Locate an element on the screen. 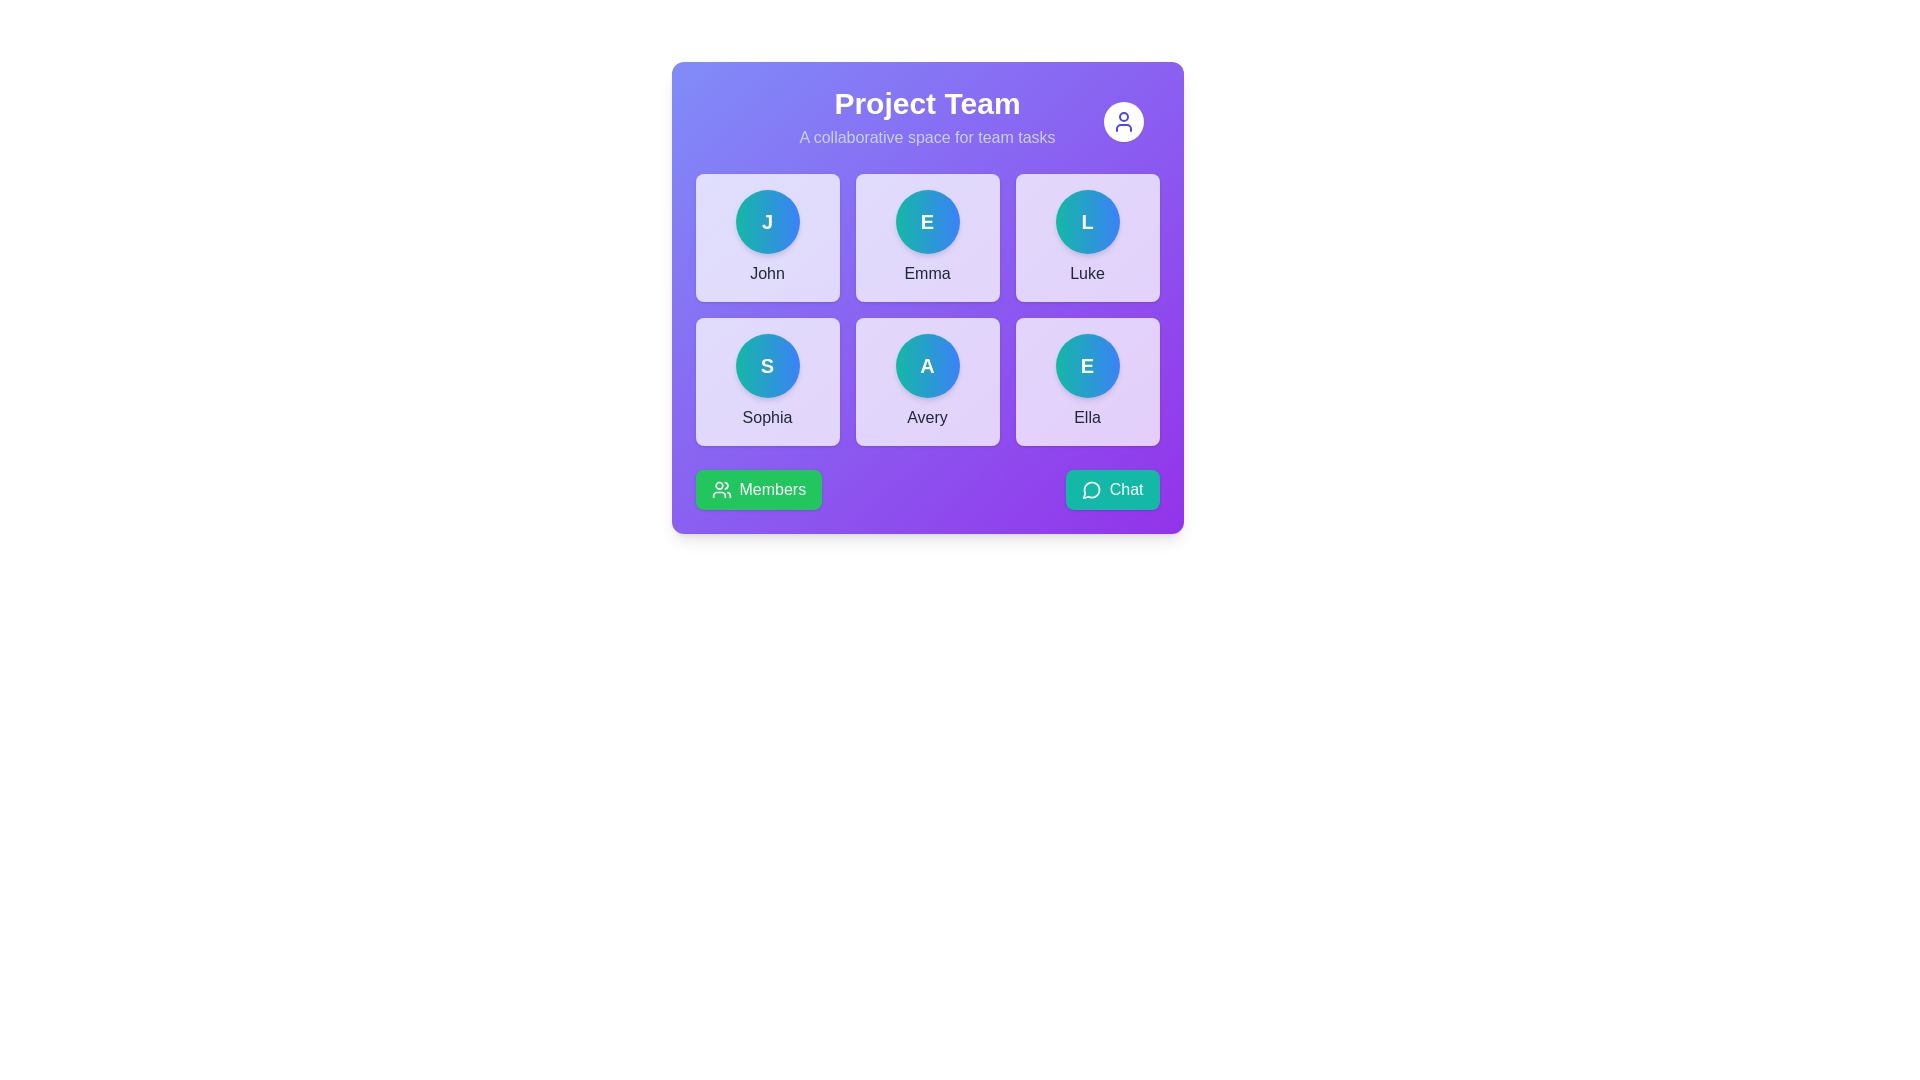  the 'Members' button icon, which resembles a group of people and is located at the bottom-left corner of the main interface card is located at coordinates (720, 489).